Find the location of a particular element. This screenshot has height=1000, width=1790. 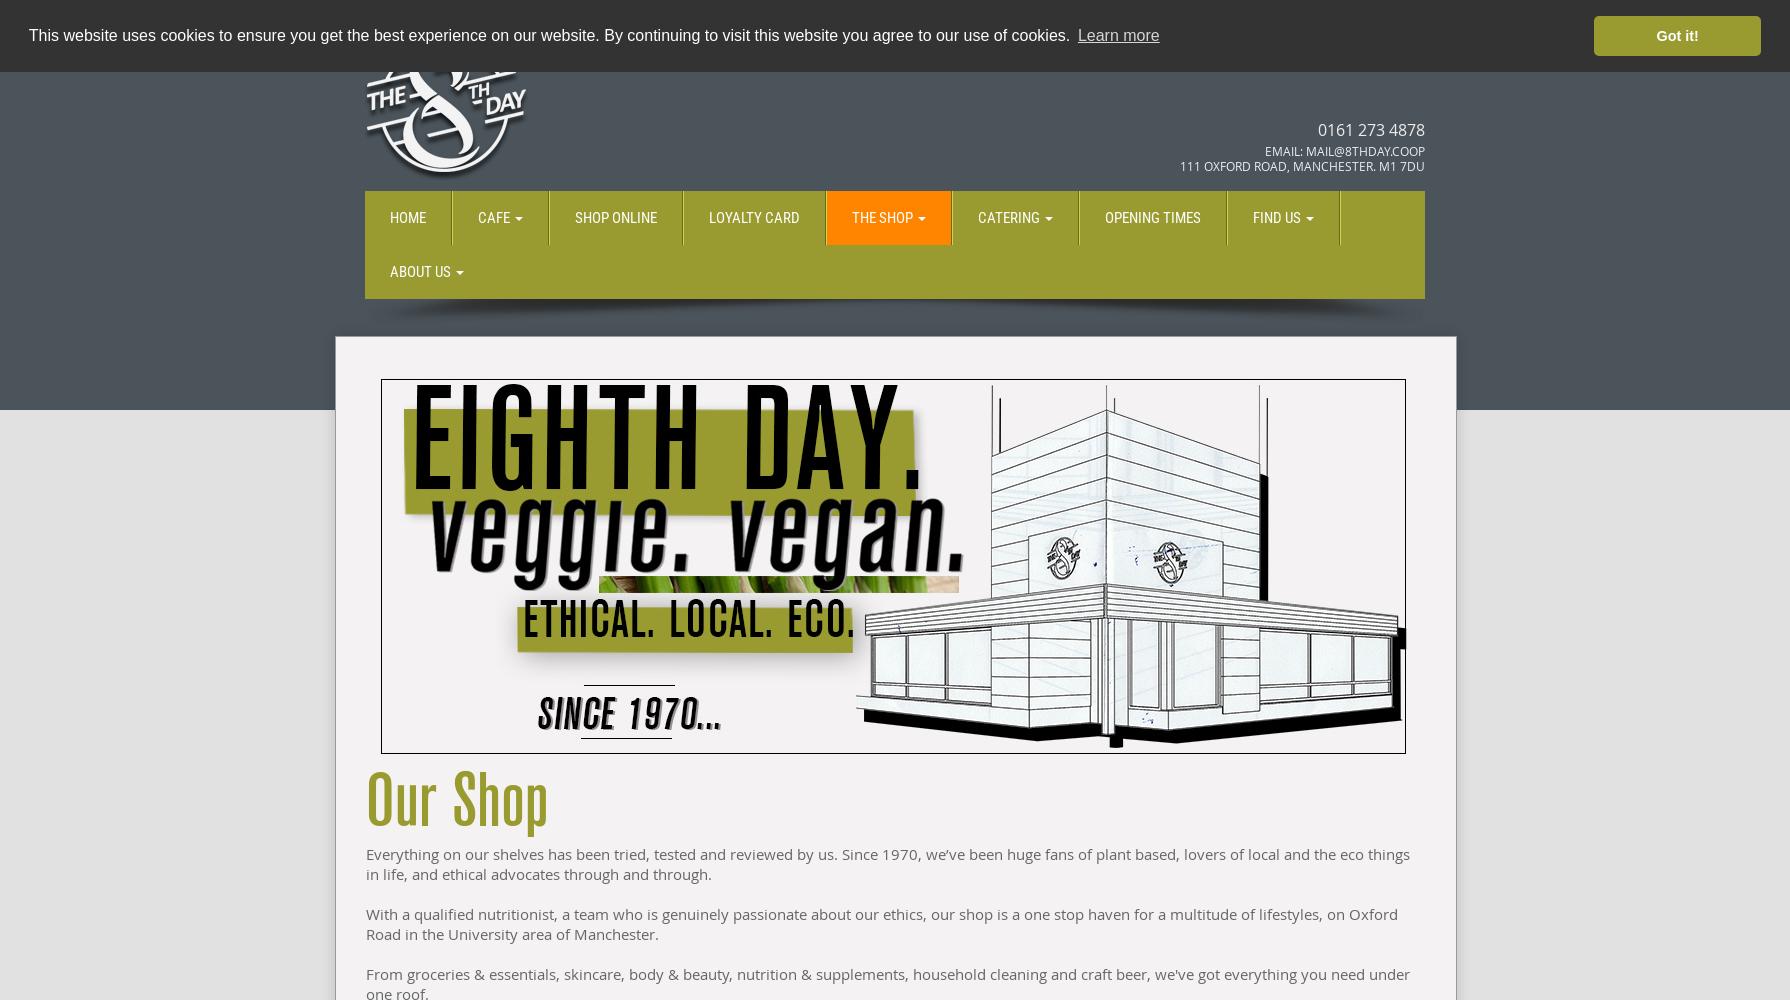

'Learn more' is located at coordinates (1077, 34).